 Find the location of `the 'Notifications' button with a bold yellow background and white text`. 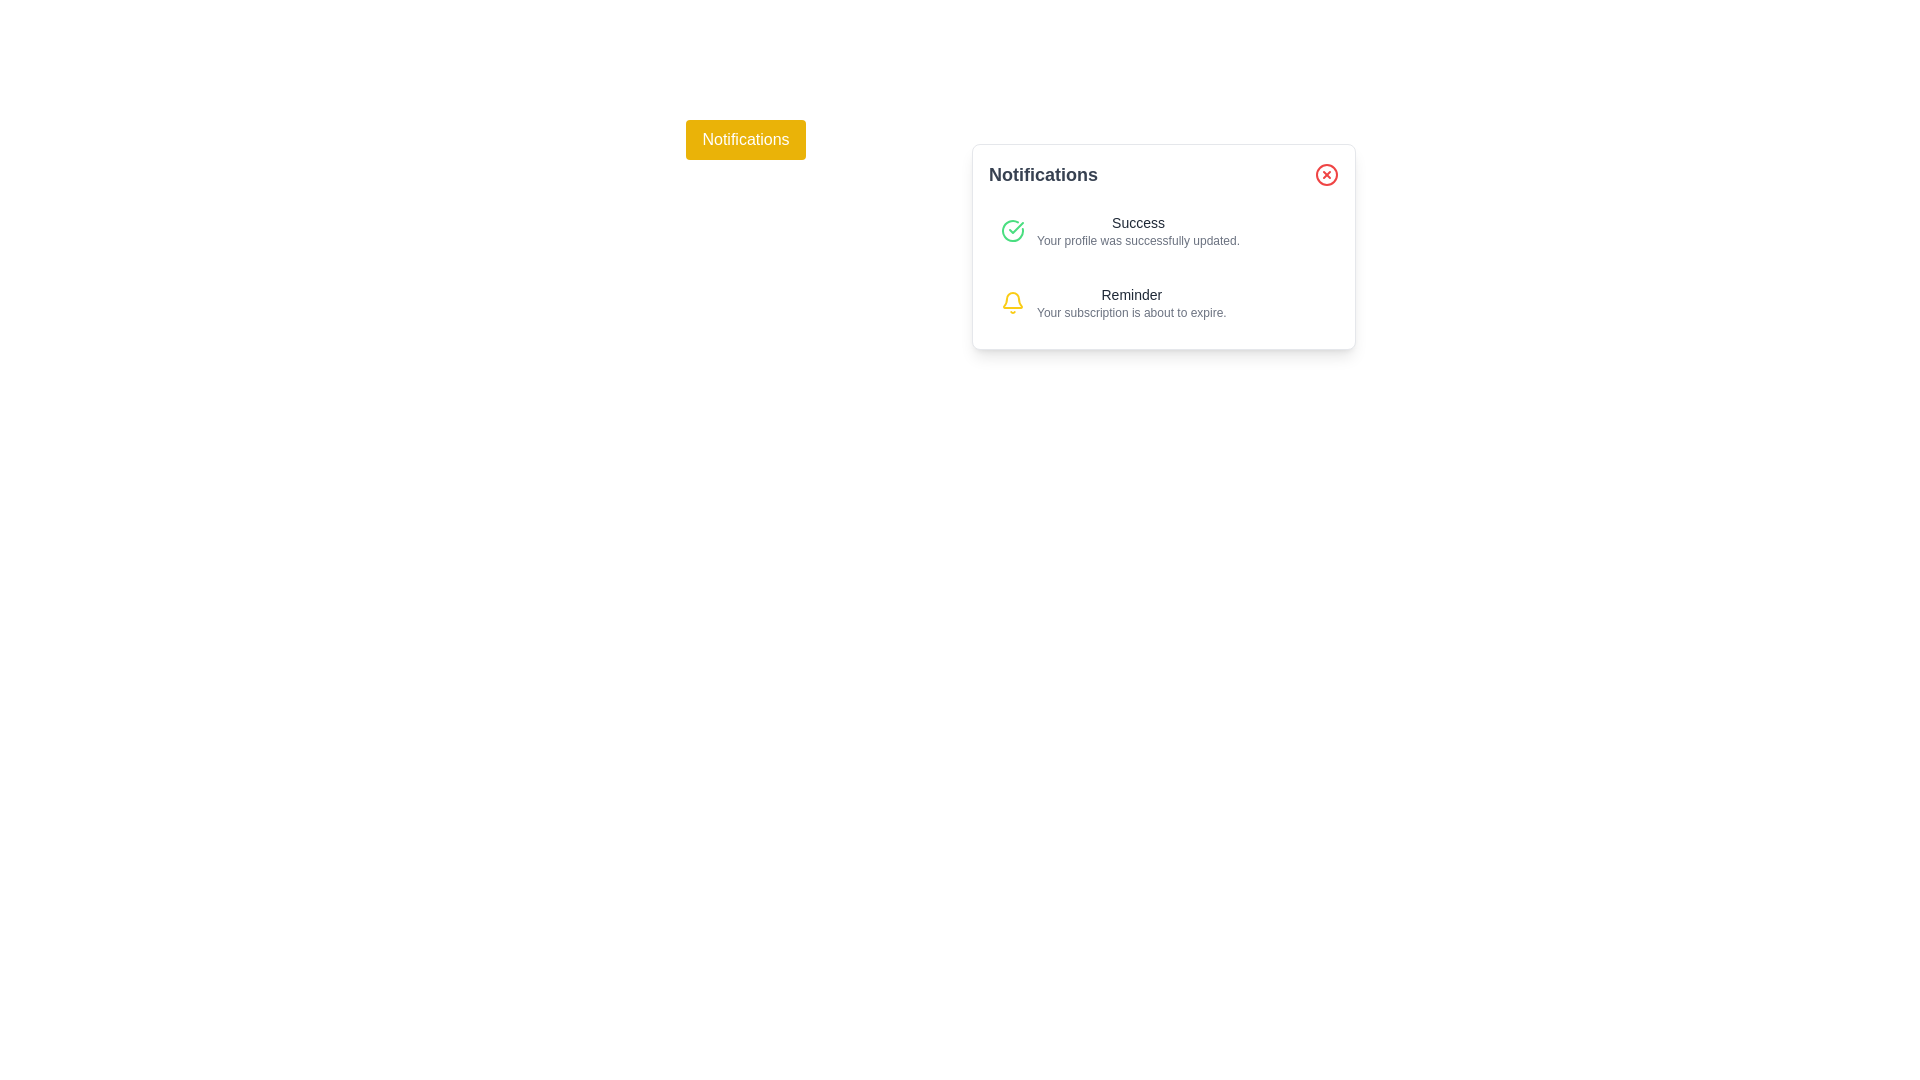

the 'Notifications' button with a bold yellow background and white text is located at coordinates (744, 138).